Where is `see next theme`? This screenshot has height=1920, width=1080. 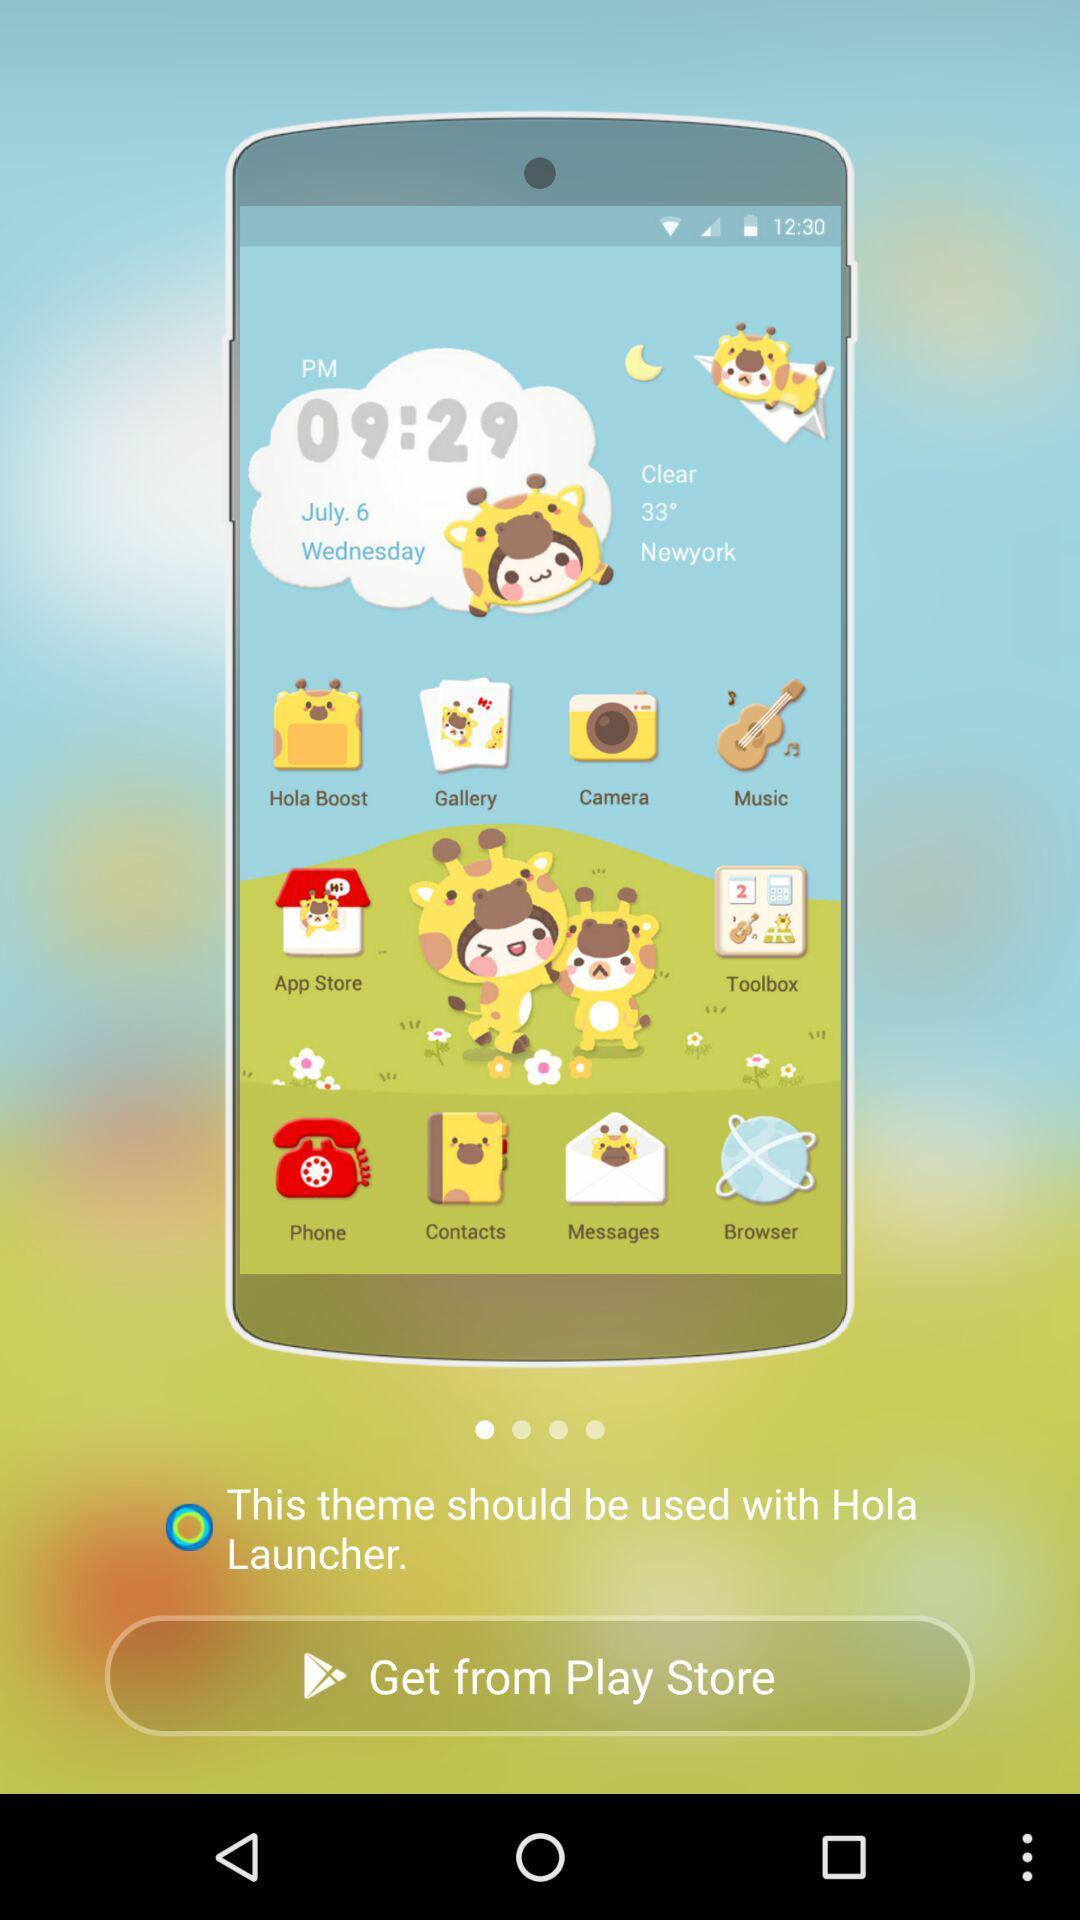
see next theme is located at coordinates (594, 1428).